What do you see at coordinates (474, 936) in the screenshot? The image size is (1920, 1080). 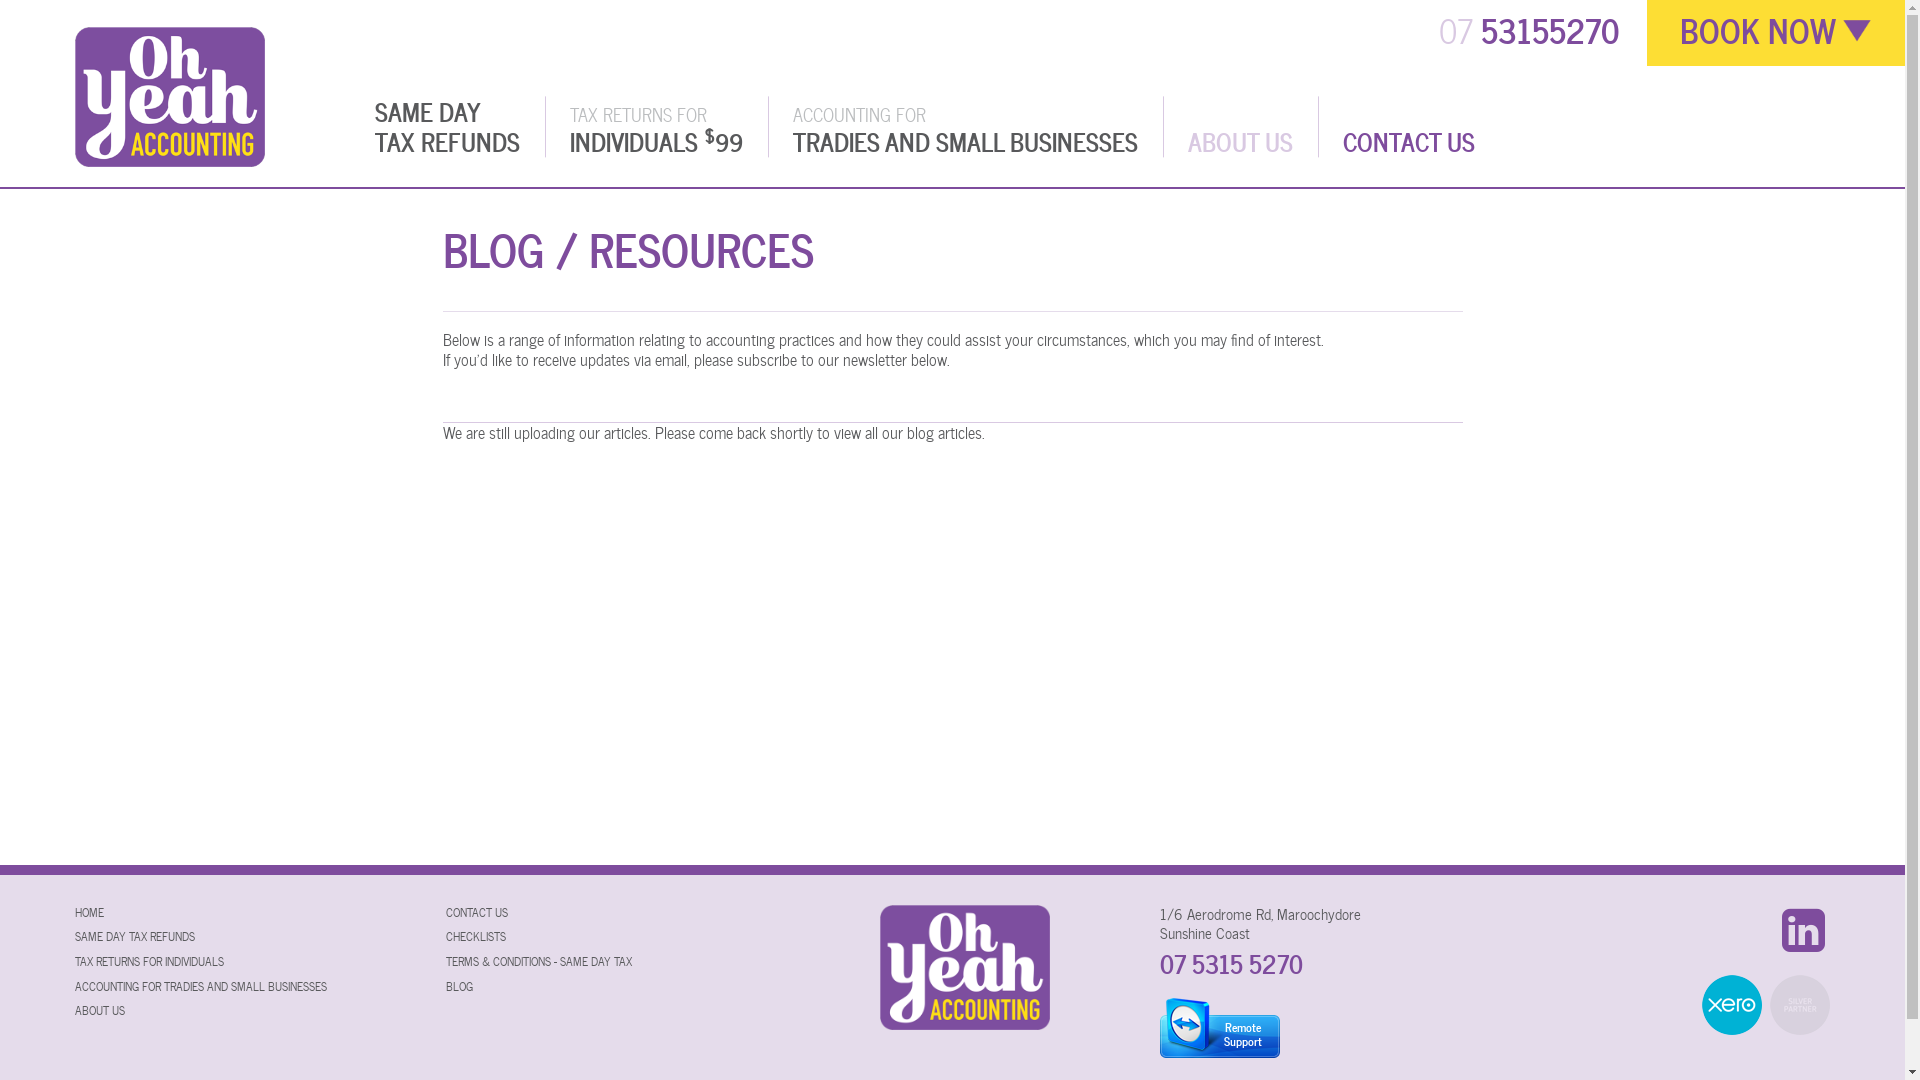 I see `'CHECKLISTS'` at bounding box center [474, 936].